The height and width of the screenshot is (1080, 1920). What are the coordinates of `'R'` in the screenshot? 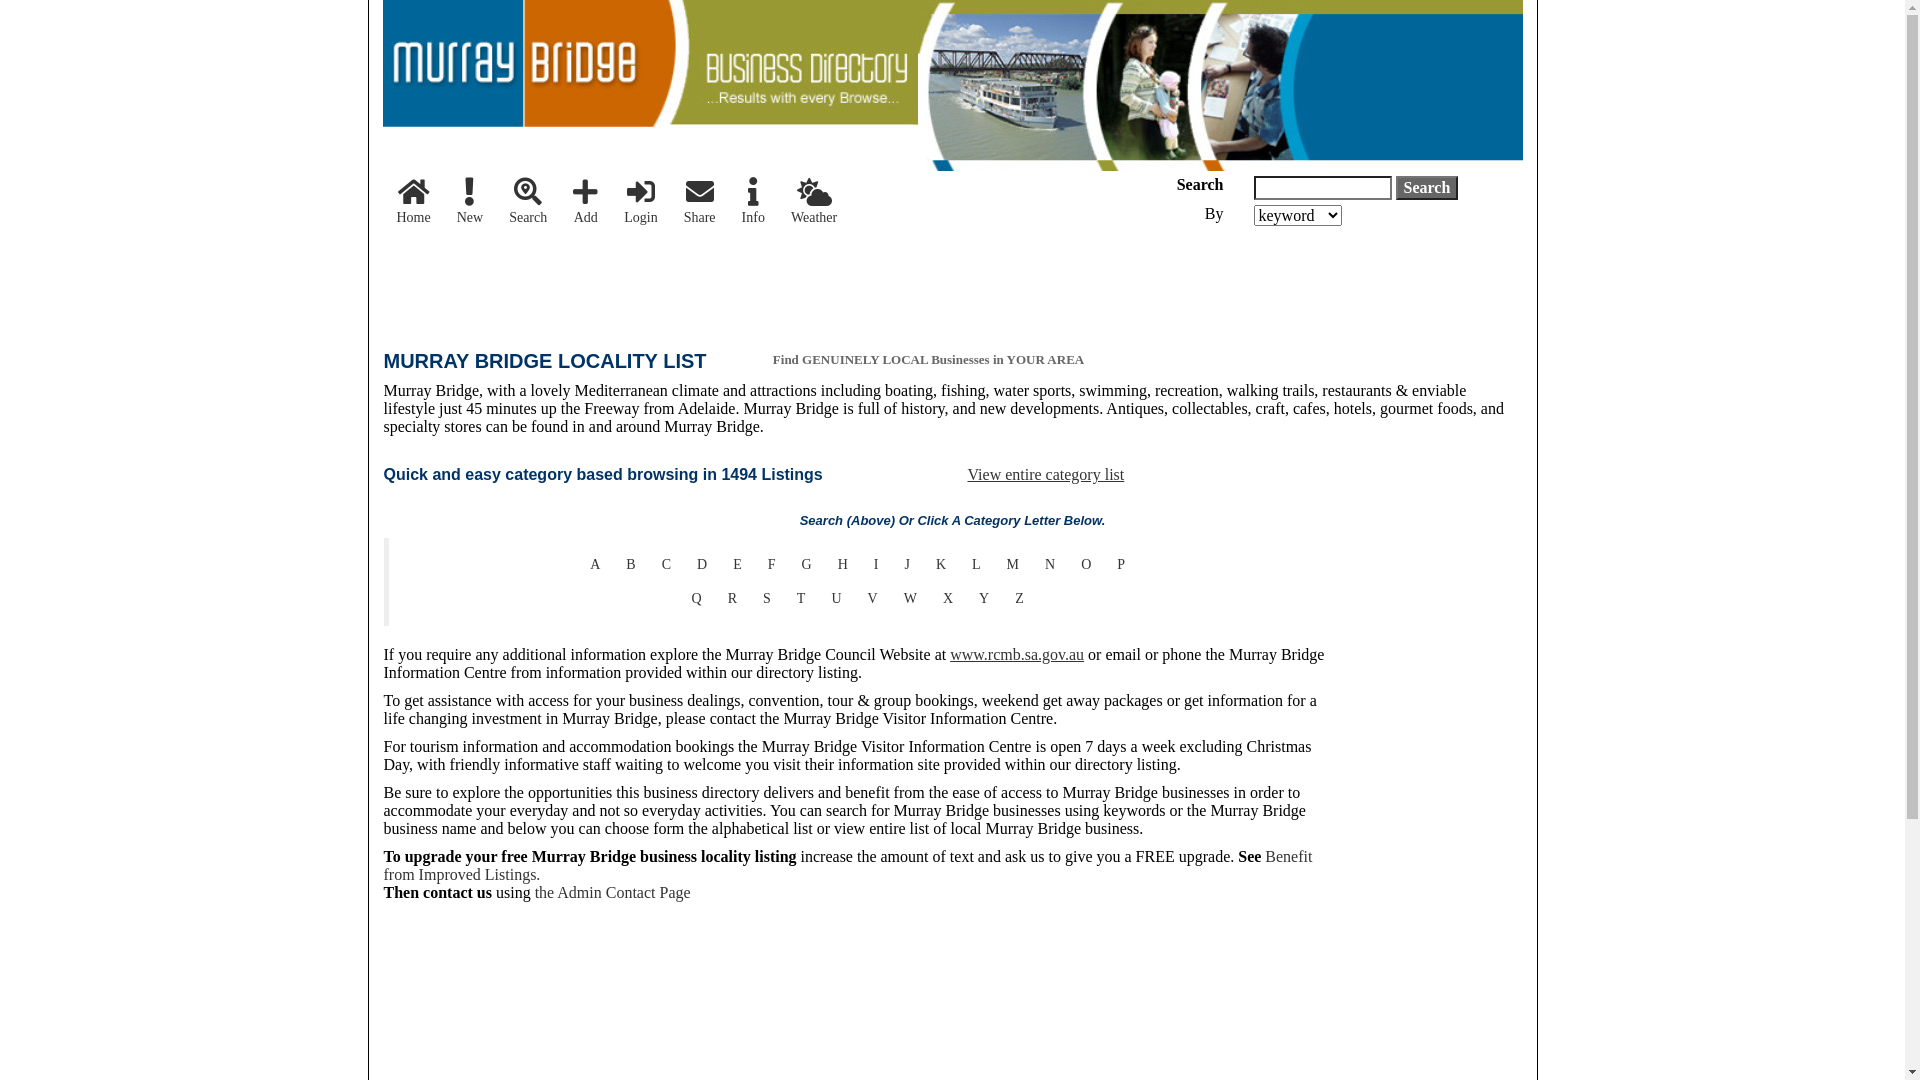 It's located at (731, 597).